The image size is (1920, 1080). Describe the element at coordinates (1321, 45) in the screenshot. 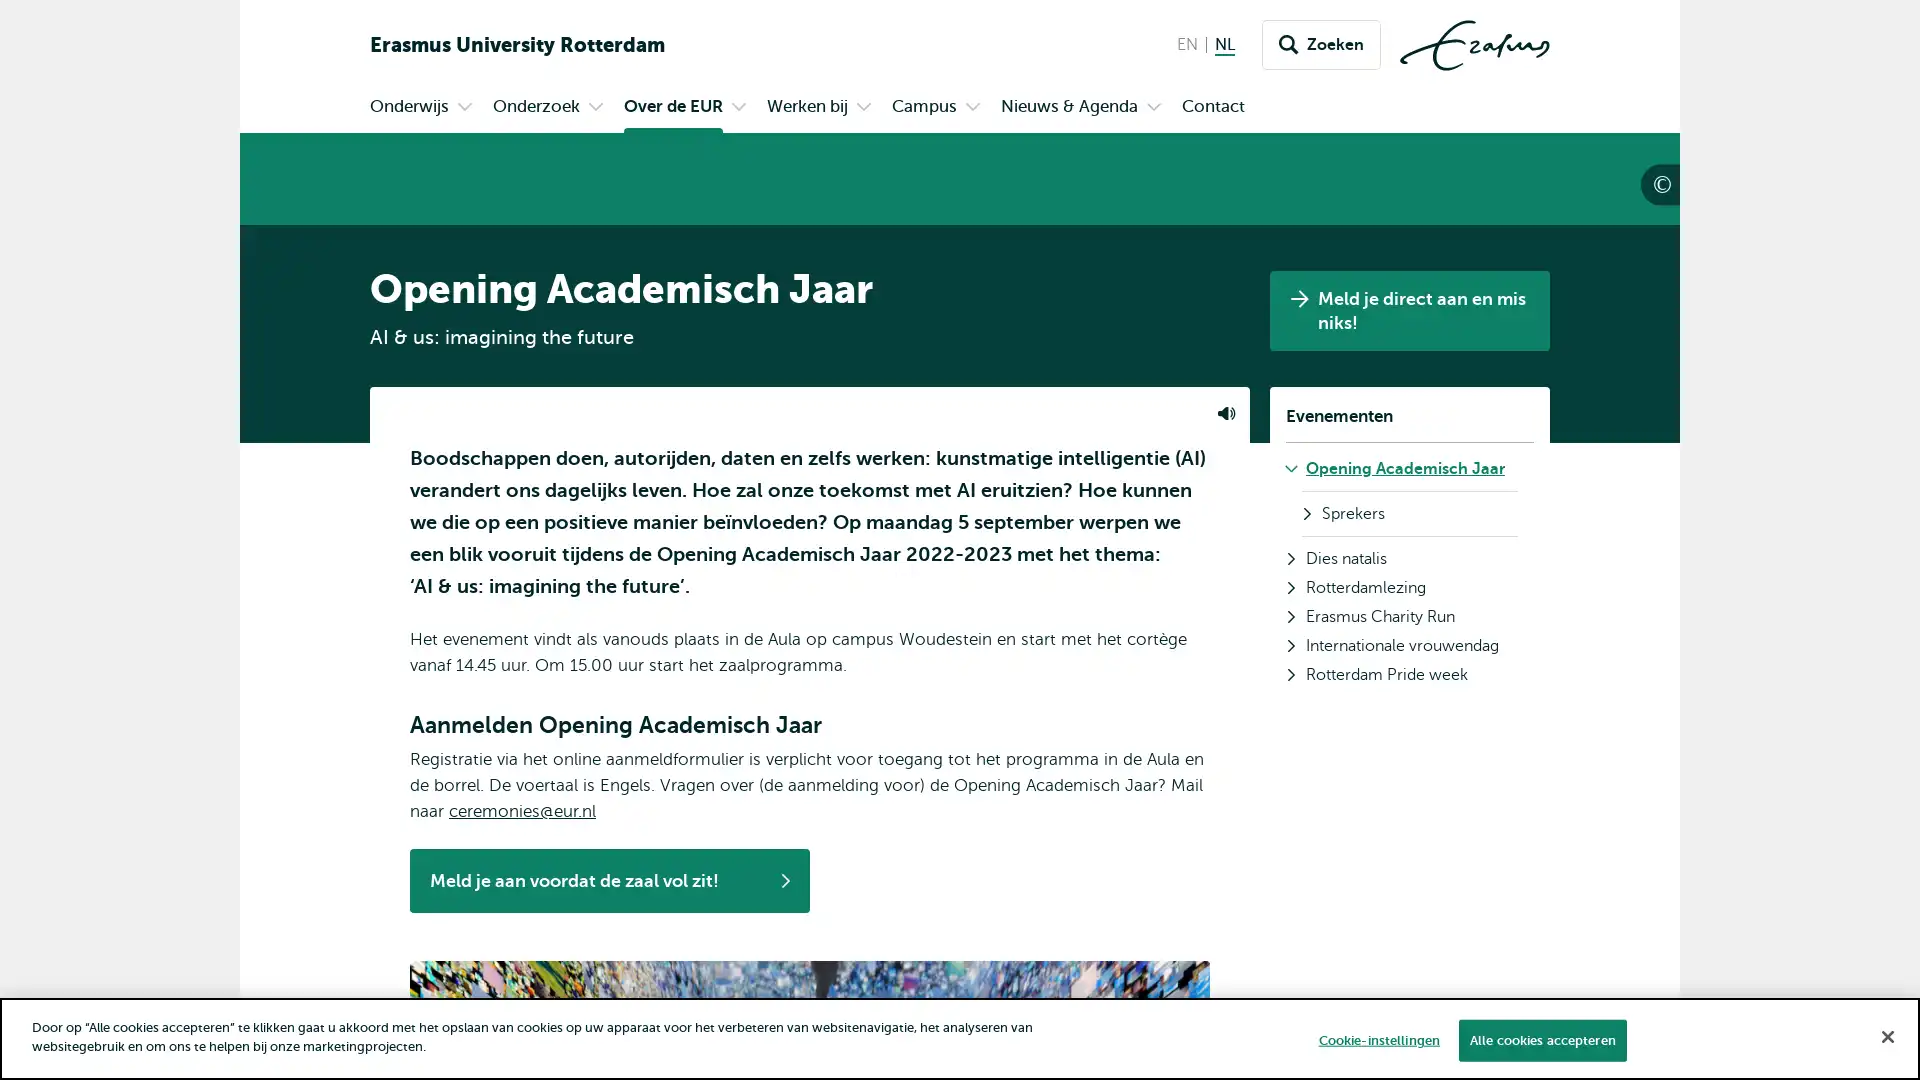

I see `Zoeken` at that location.